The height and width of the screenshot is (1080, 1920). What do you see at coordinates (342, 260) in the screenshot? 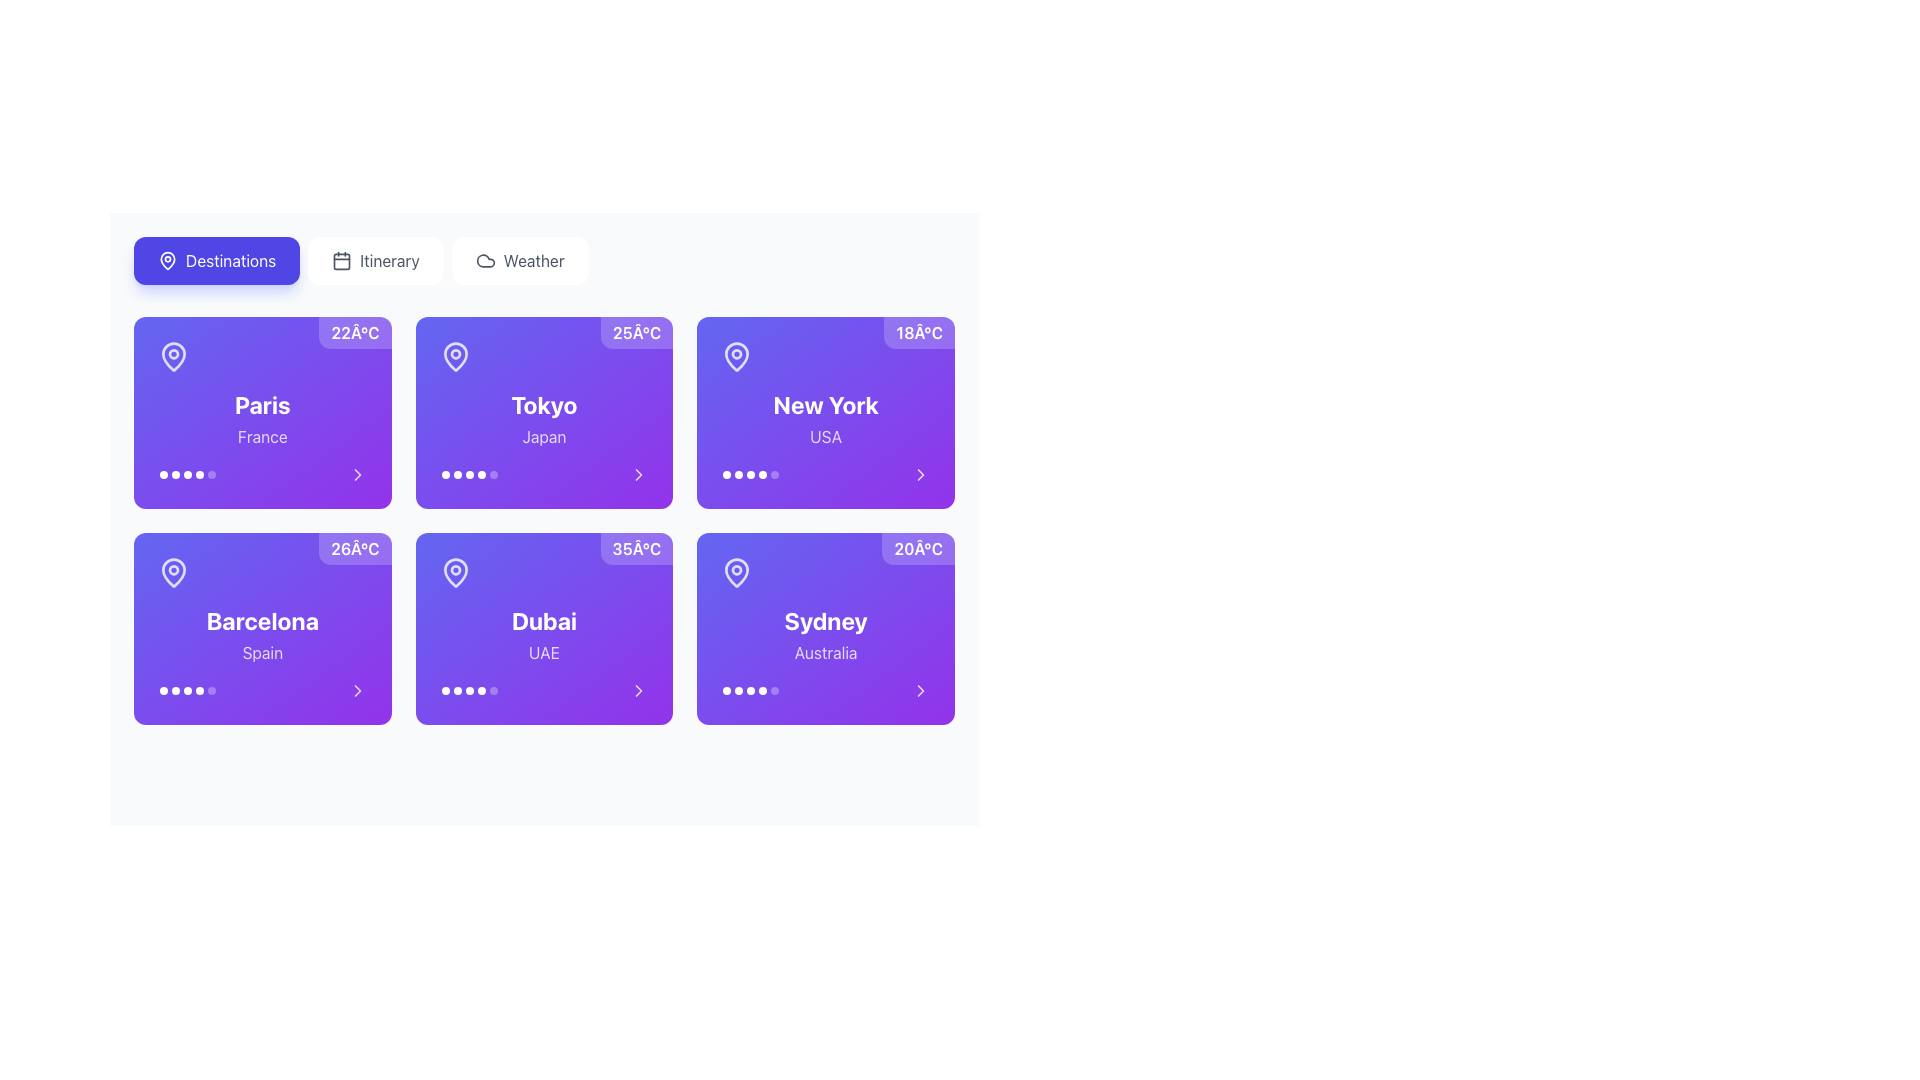
I see `the graphical element that is part of the calendar icon, located between the 'Destinations' and 'Weather' icons in the header` at bounding box center [342, 260].